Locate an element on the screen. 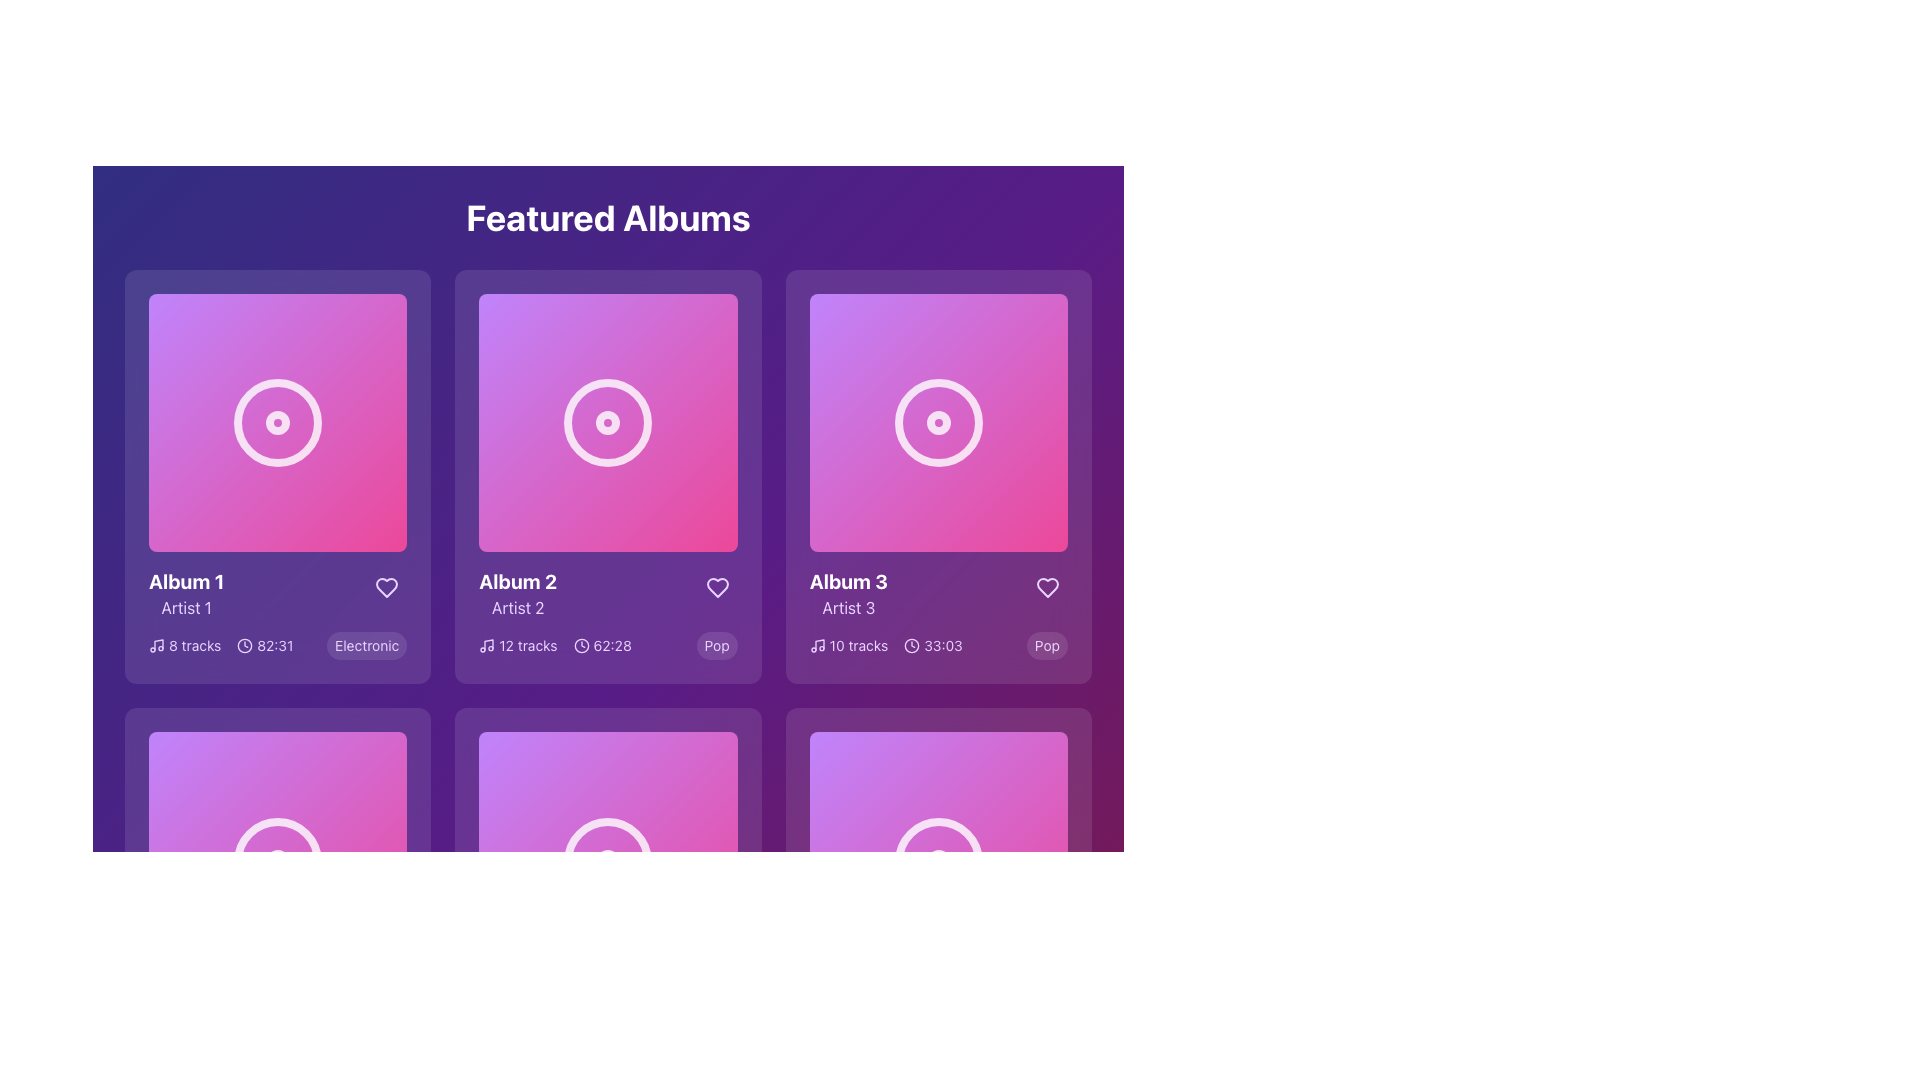  the informational label with a music icon and the text '10 tracks' located in the bottom-left section of the album card for 'Album 3' is located at coordinates (849, 646).